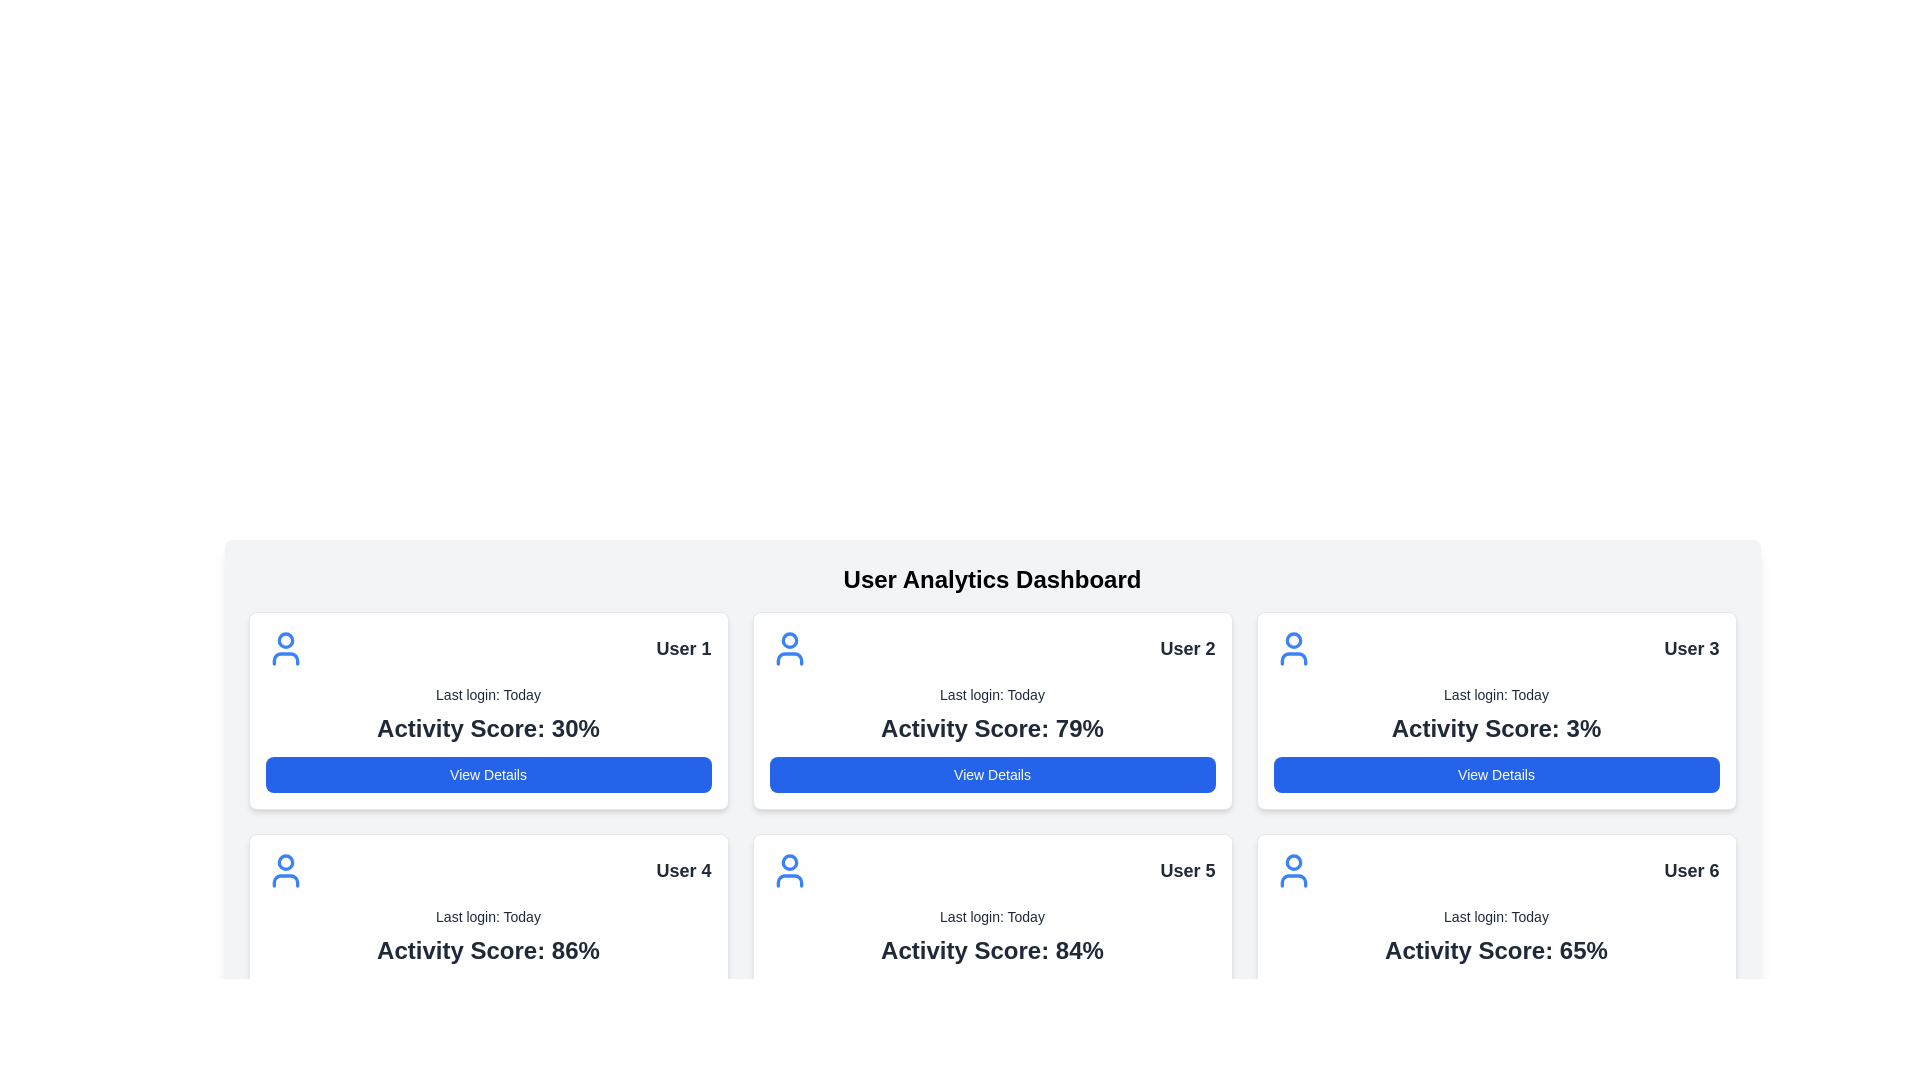 This screenshot has width=1920, height=1080. I want to click on the bottom arc of the user icon in the card labeled 'User 5', which symbolizes the base of the person icon, so click(1293, 879).